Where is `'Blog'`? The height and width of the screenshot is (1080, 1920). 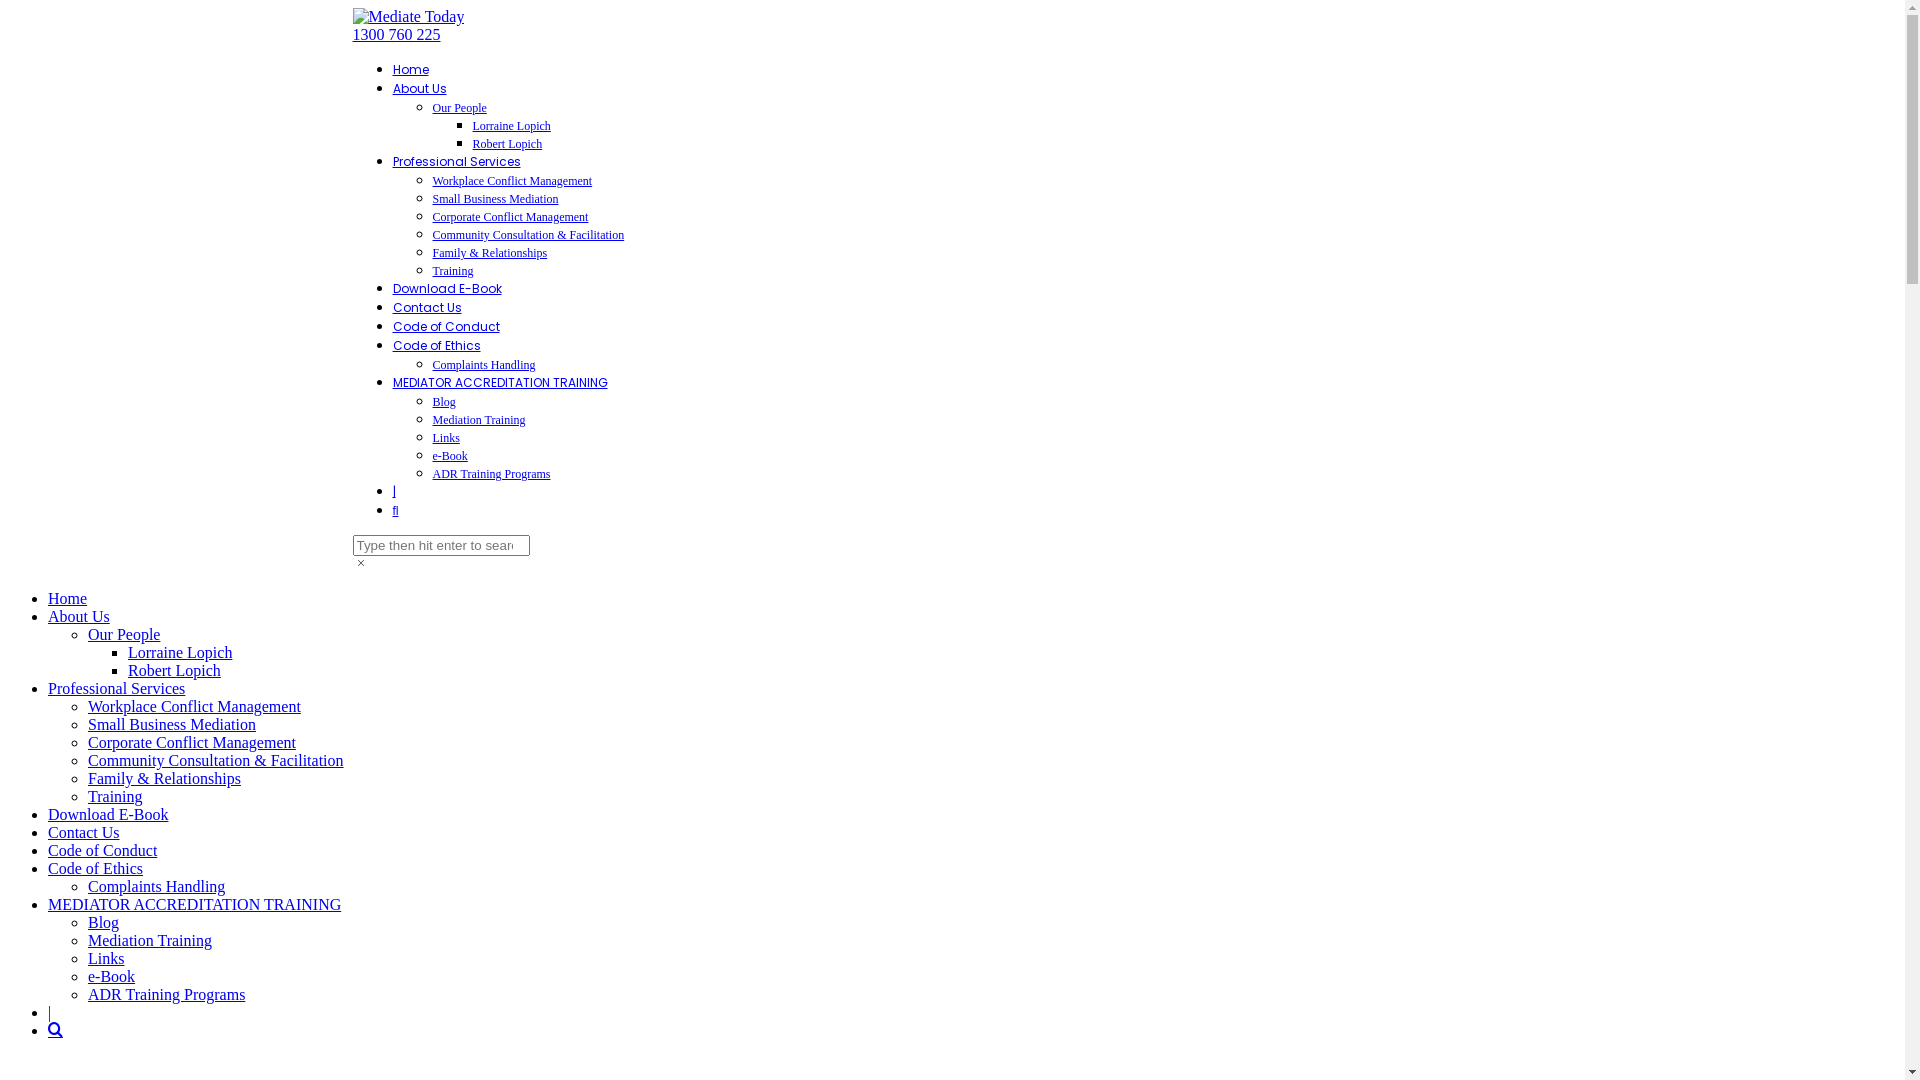 'Blog' is located at coordinates (442, 401).